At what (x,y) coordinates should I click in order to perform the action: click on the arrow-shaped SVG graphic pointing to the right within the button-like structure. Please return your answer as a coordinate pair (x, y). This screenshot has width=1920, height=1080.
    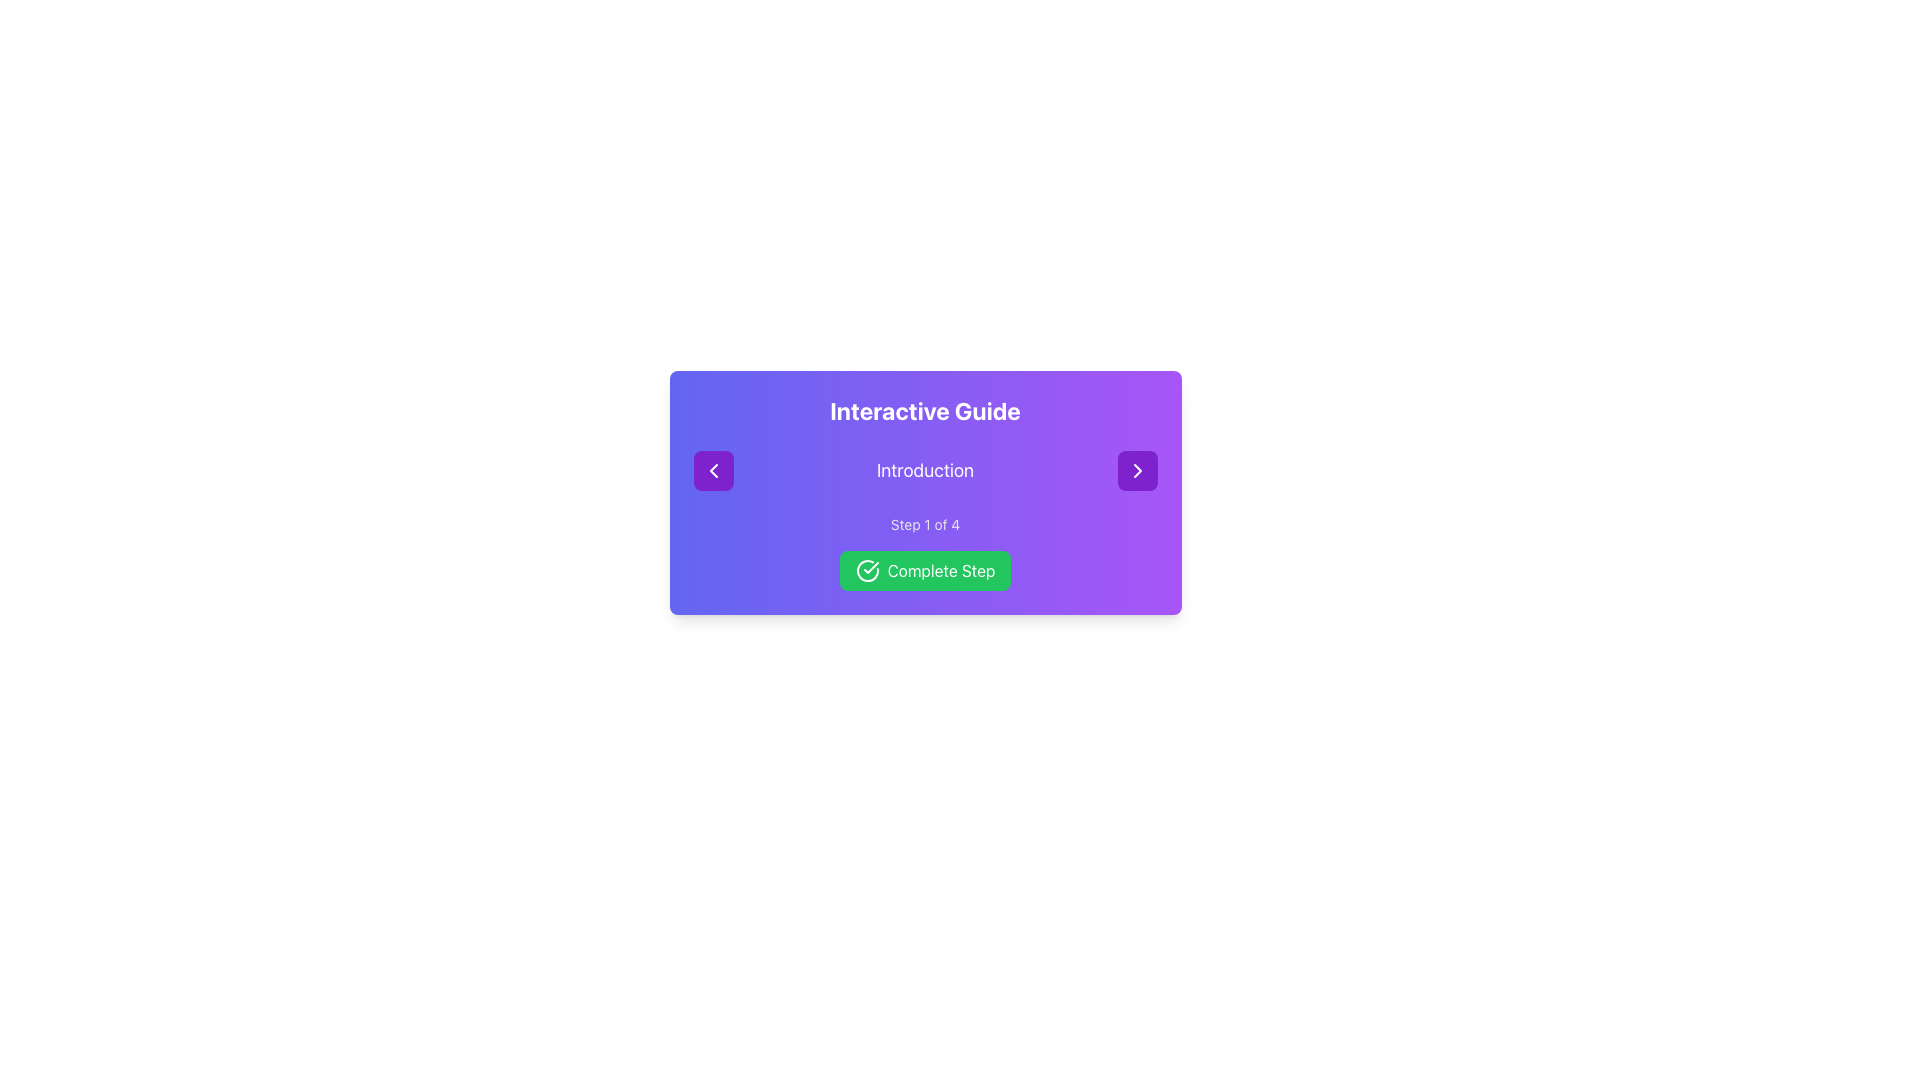
    Looking at the image, I should click on (1137, 470).